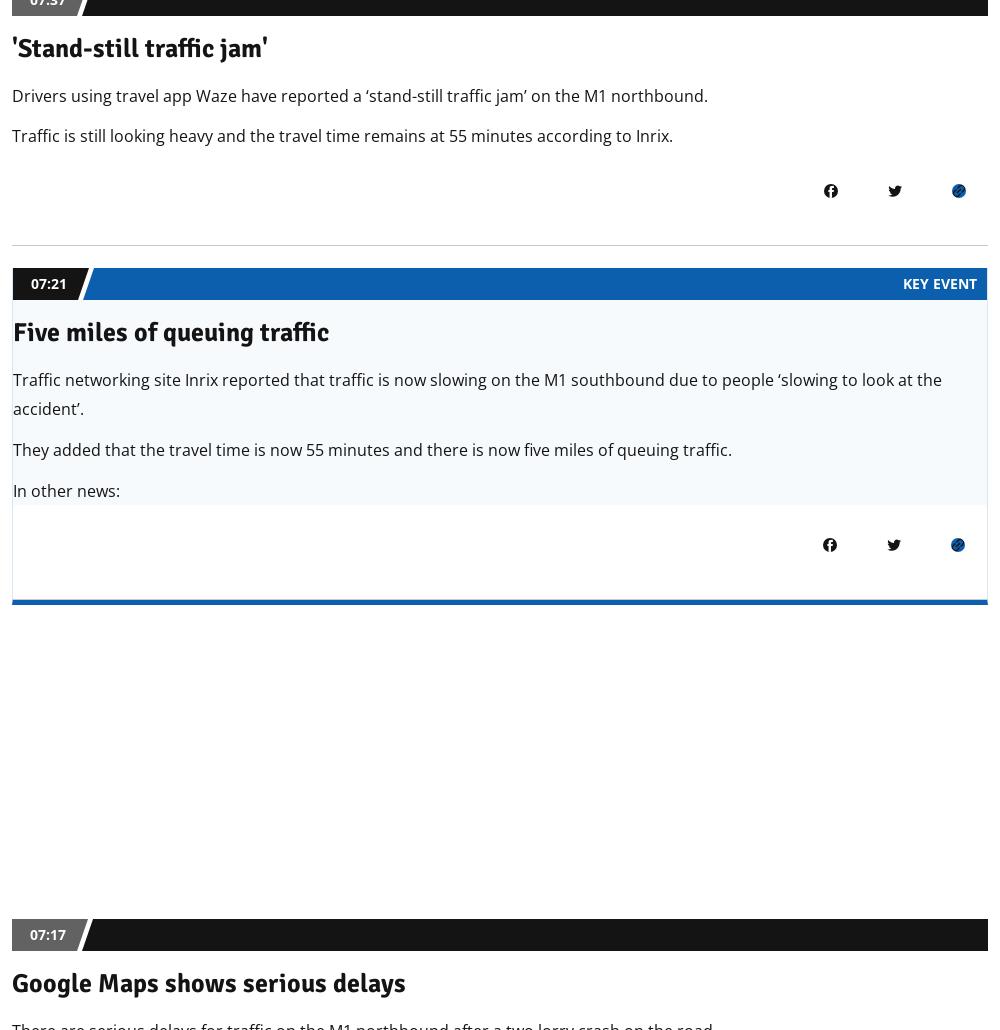 Image resolution: width=1000 pixels, height=1030 pixels. Describe the element at coordinates (48, 934) in the screenshot. I see `'07:17'` at that location.